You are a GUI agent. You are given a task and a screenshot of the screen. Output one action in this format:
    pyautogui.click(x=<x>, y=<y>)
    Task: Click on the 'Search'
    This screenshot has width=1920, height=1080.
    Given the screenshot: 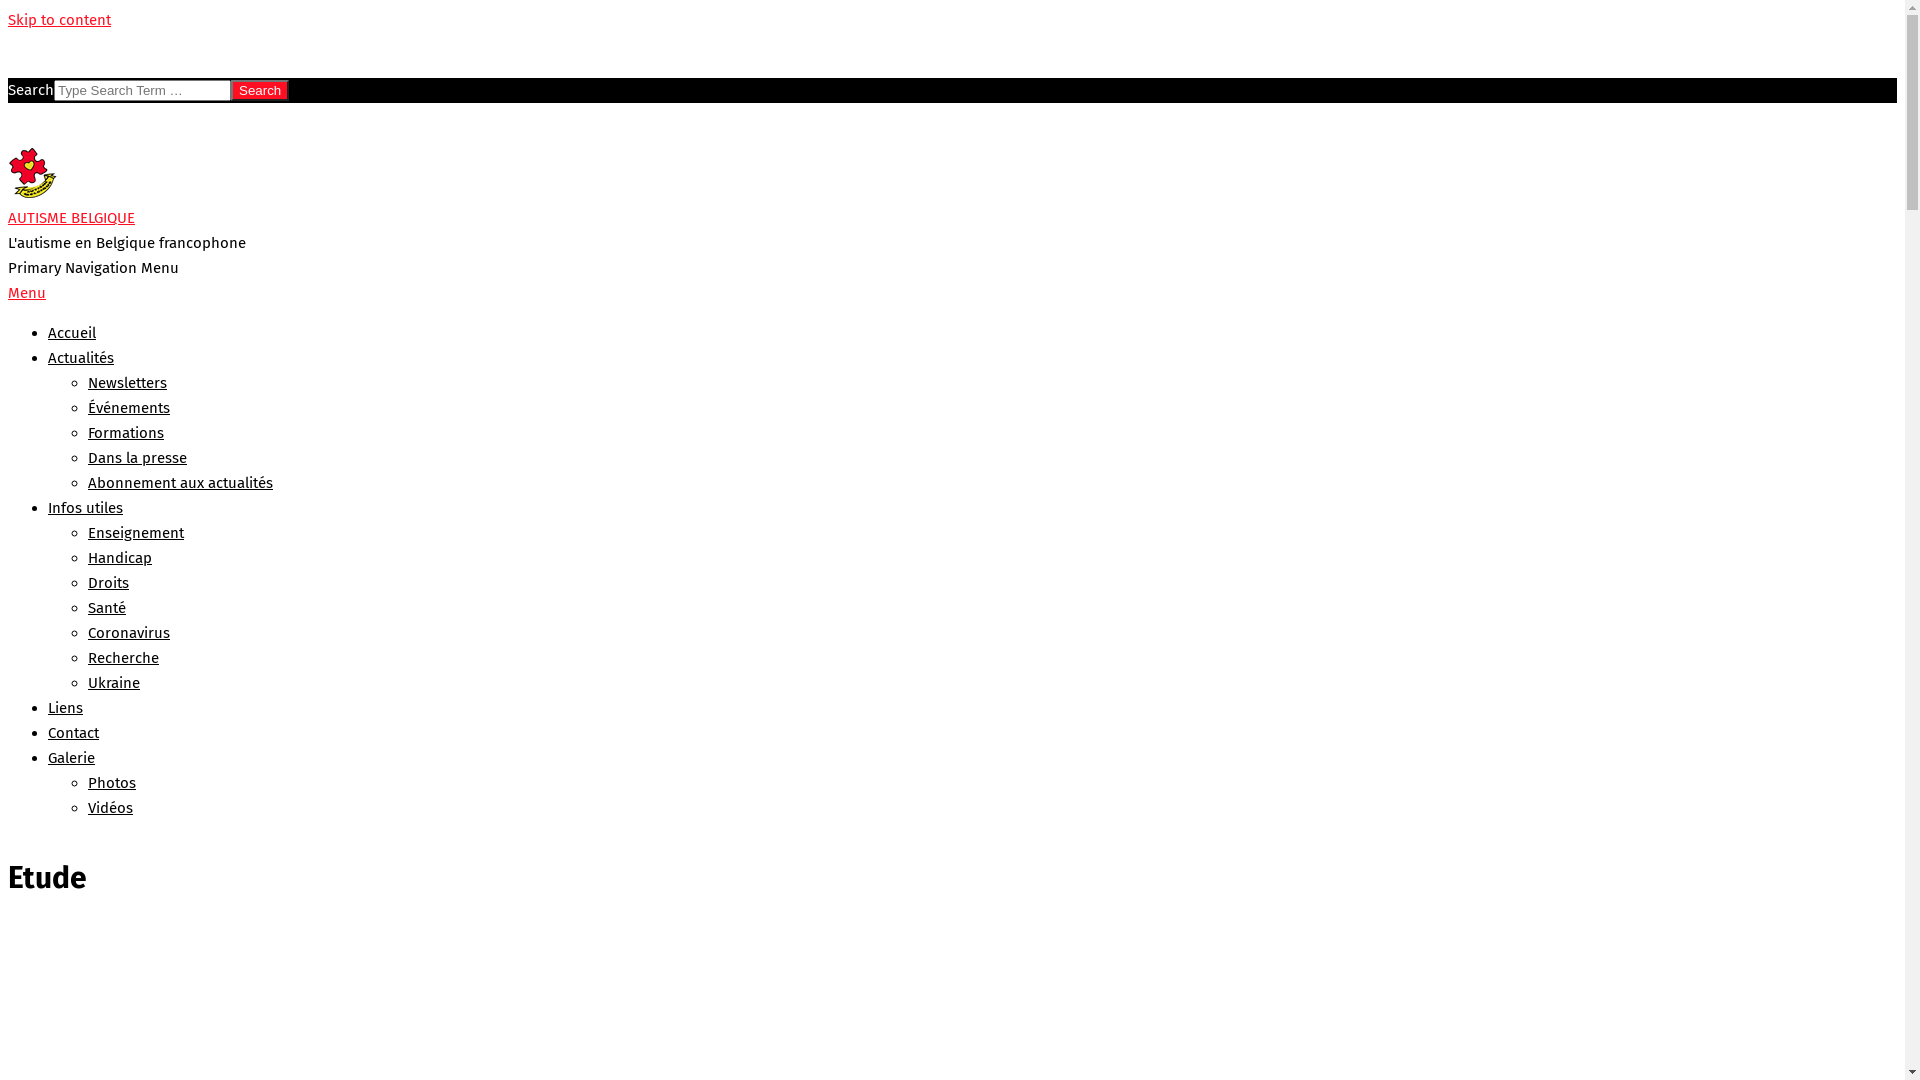 What is the action you would take?
    pyautogui.click(x=258, y=90)
    